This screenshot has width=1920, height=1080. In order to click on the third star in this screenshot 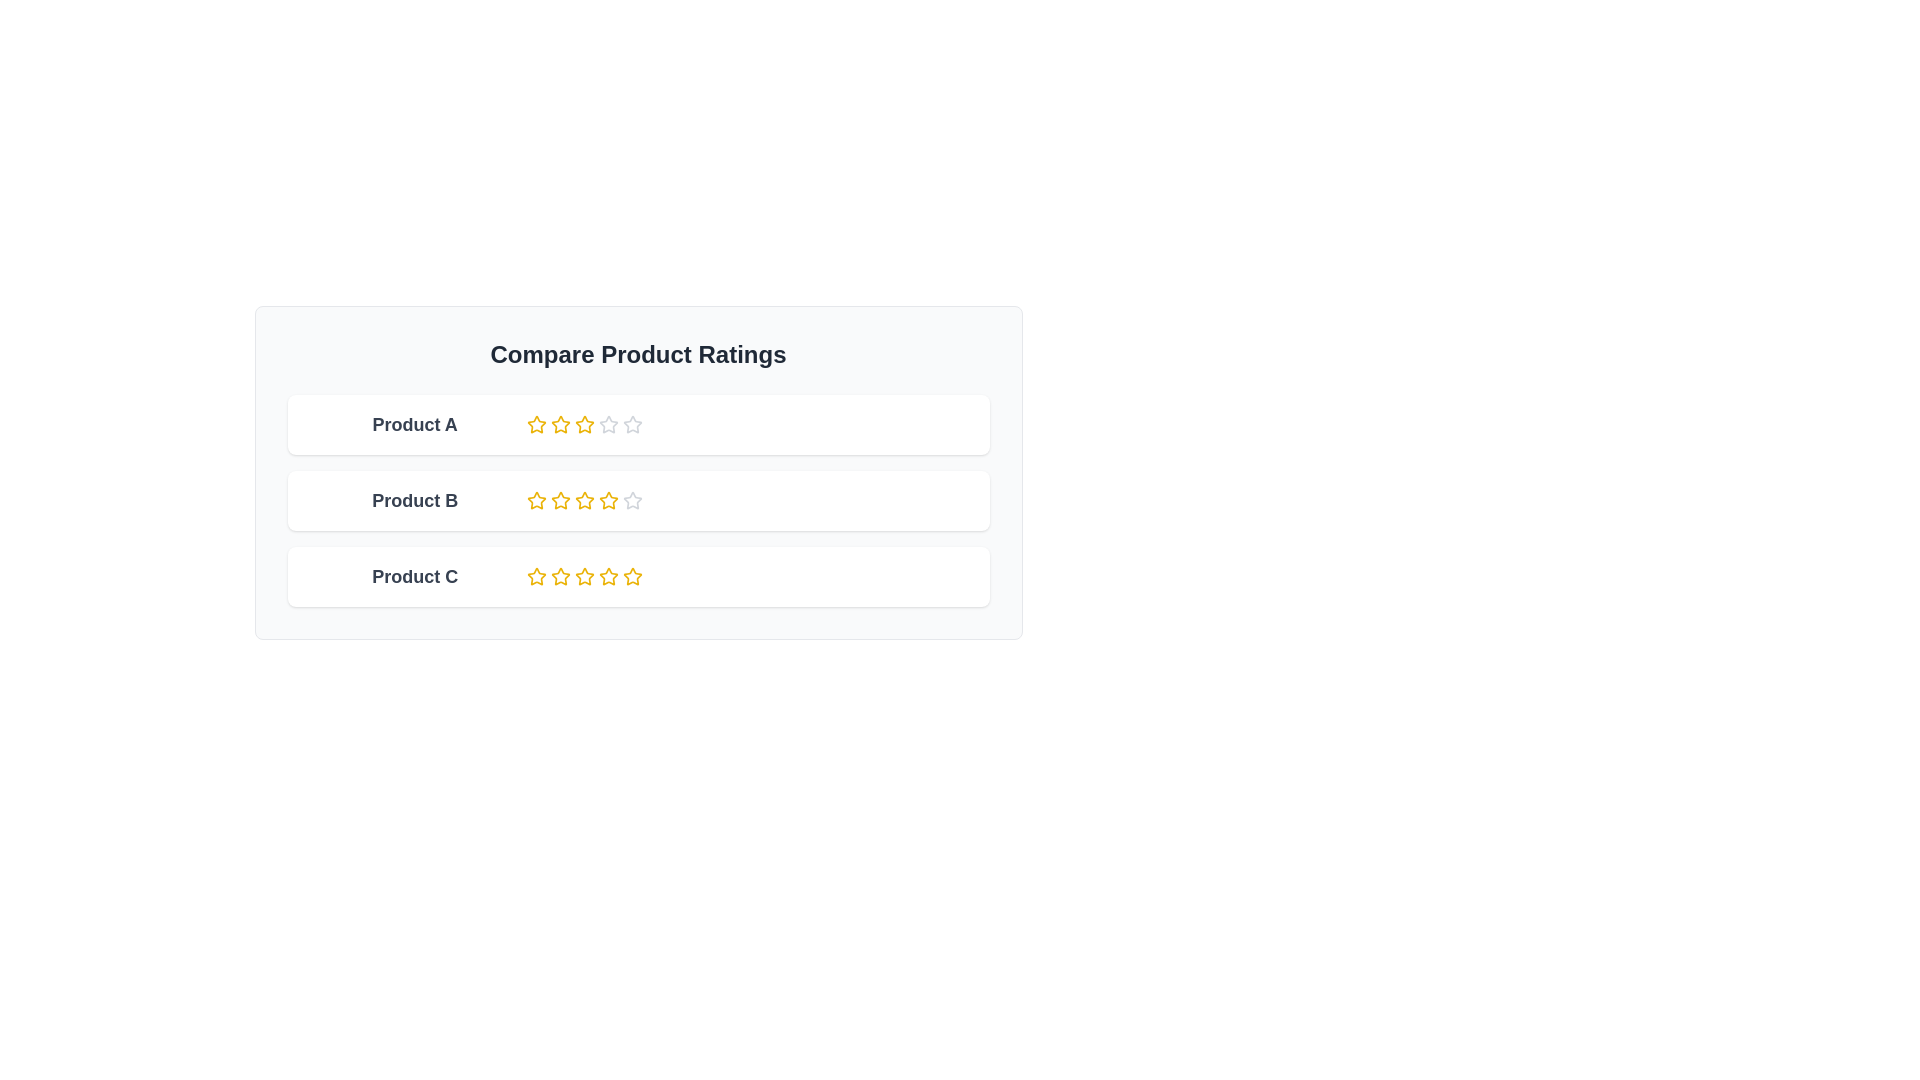, I will do `click(583, 499)`.